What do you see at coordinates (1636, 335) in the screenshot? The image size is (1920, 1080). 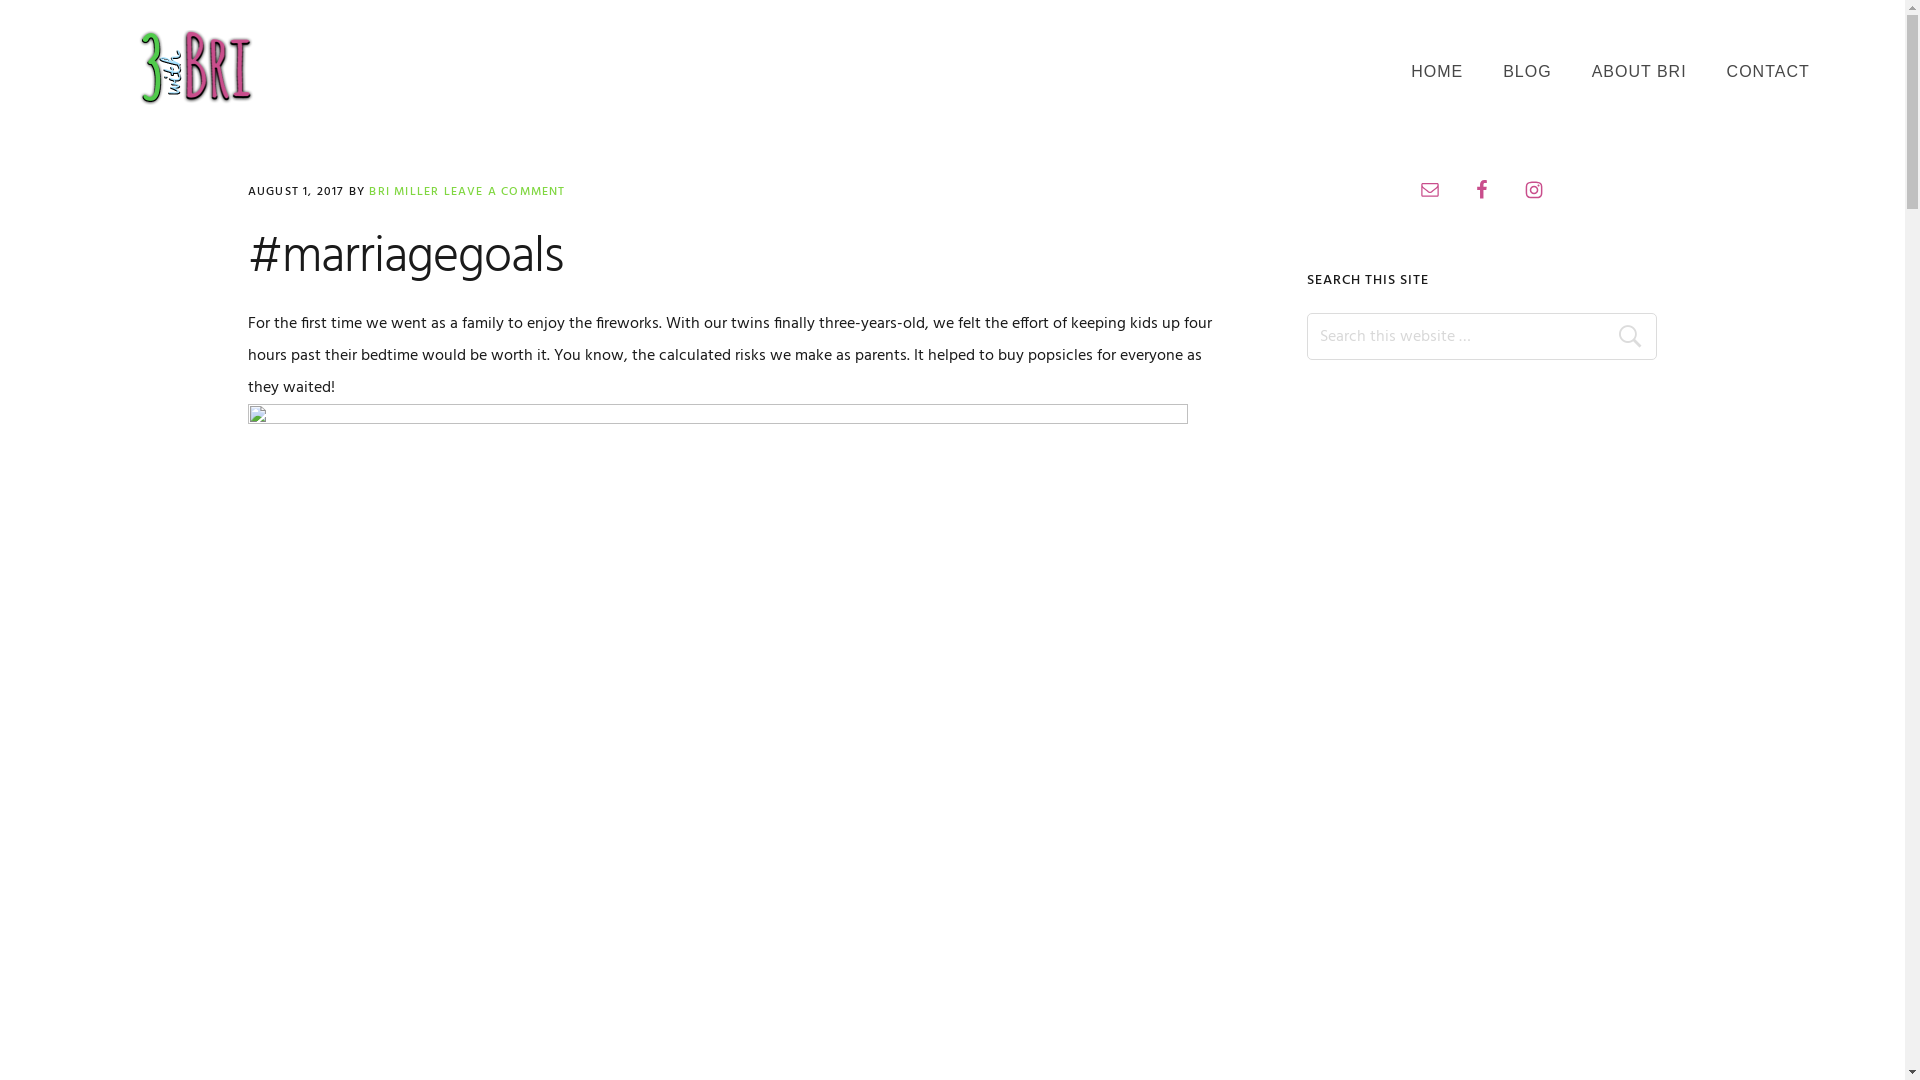 I see `'Search'` at bounding box center [1636, 335].